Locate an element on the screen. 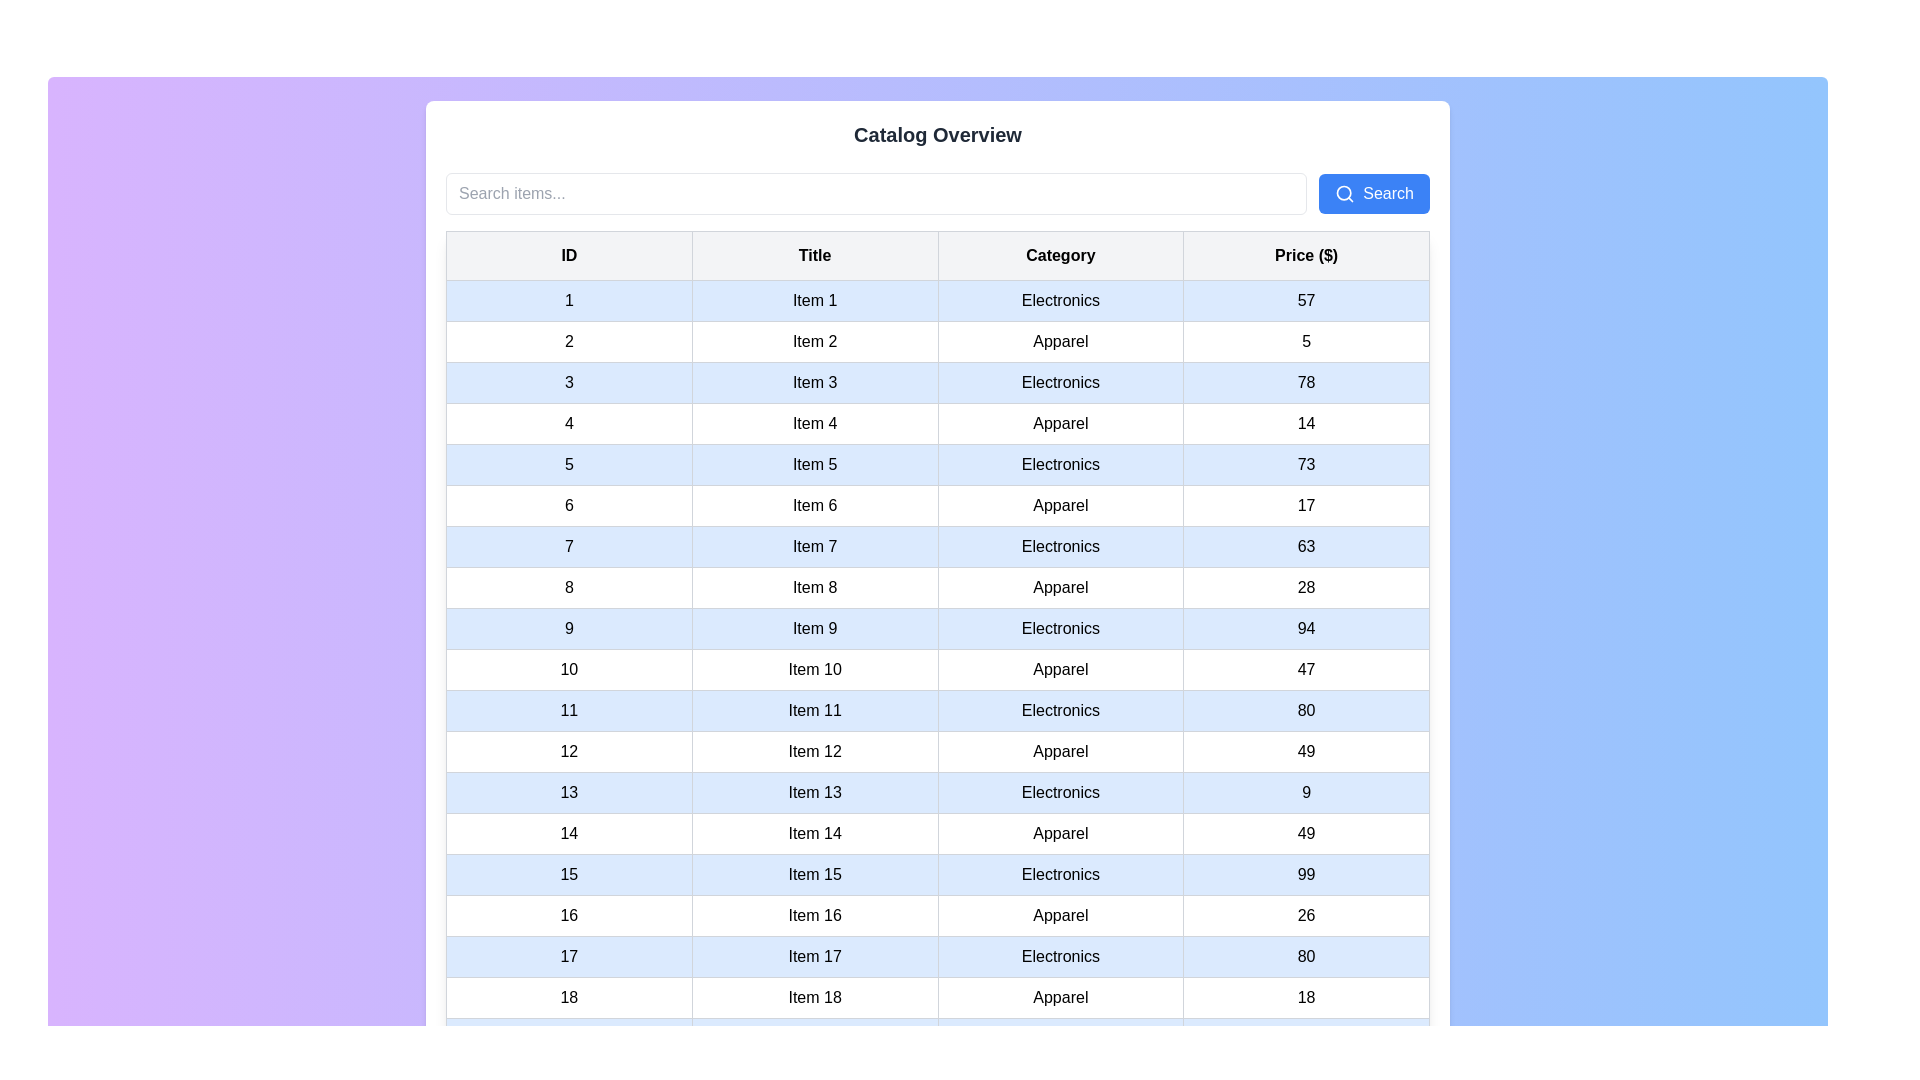  the table cell displaying the numeric value '9' located in the first column of the highlighted row is located at coordinates (568, 627).